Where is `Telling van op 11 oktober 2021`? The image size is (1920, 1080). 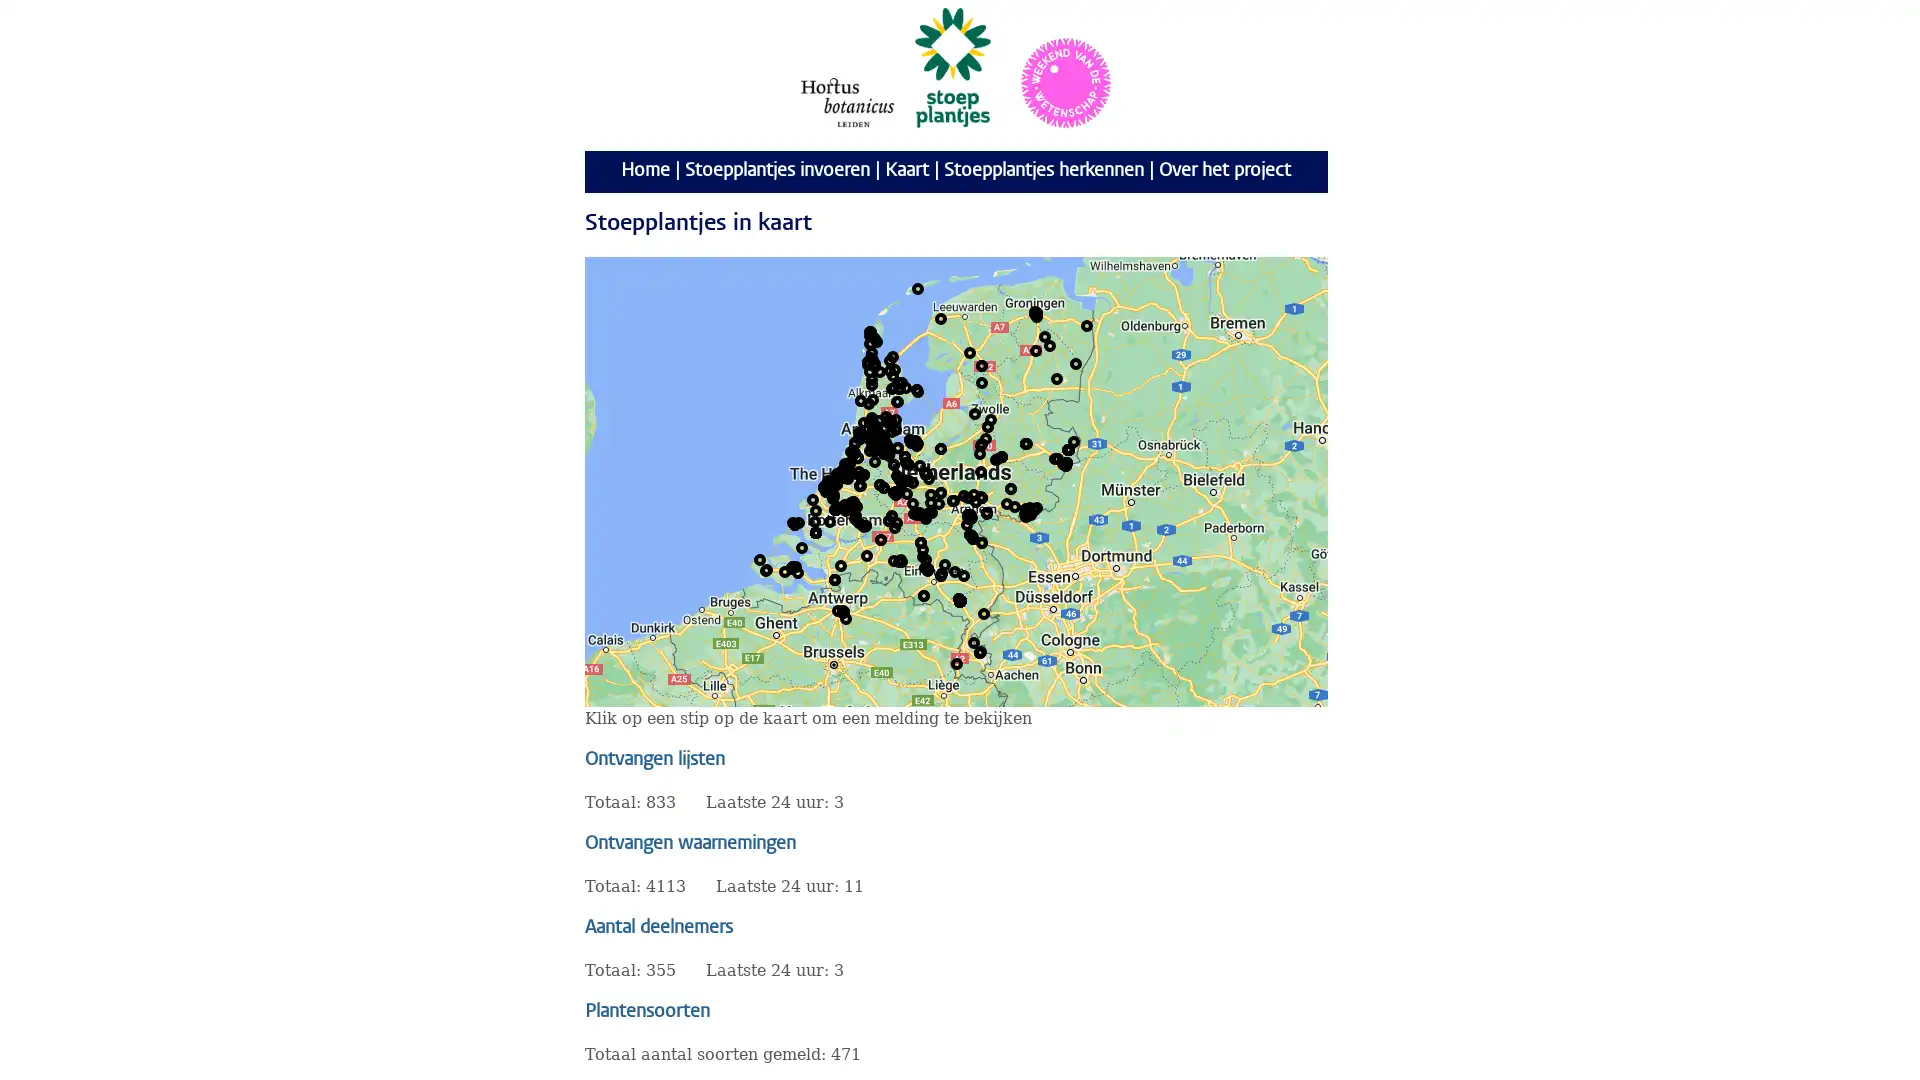
Telling van op 11 oktober 2021 is located at coordinates (844, 462).